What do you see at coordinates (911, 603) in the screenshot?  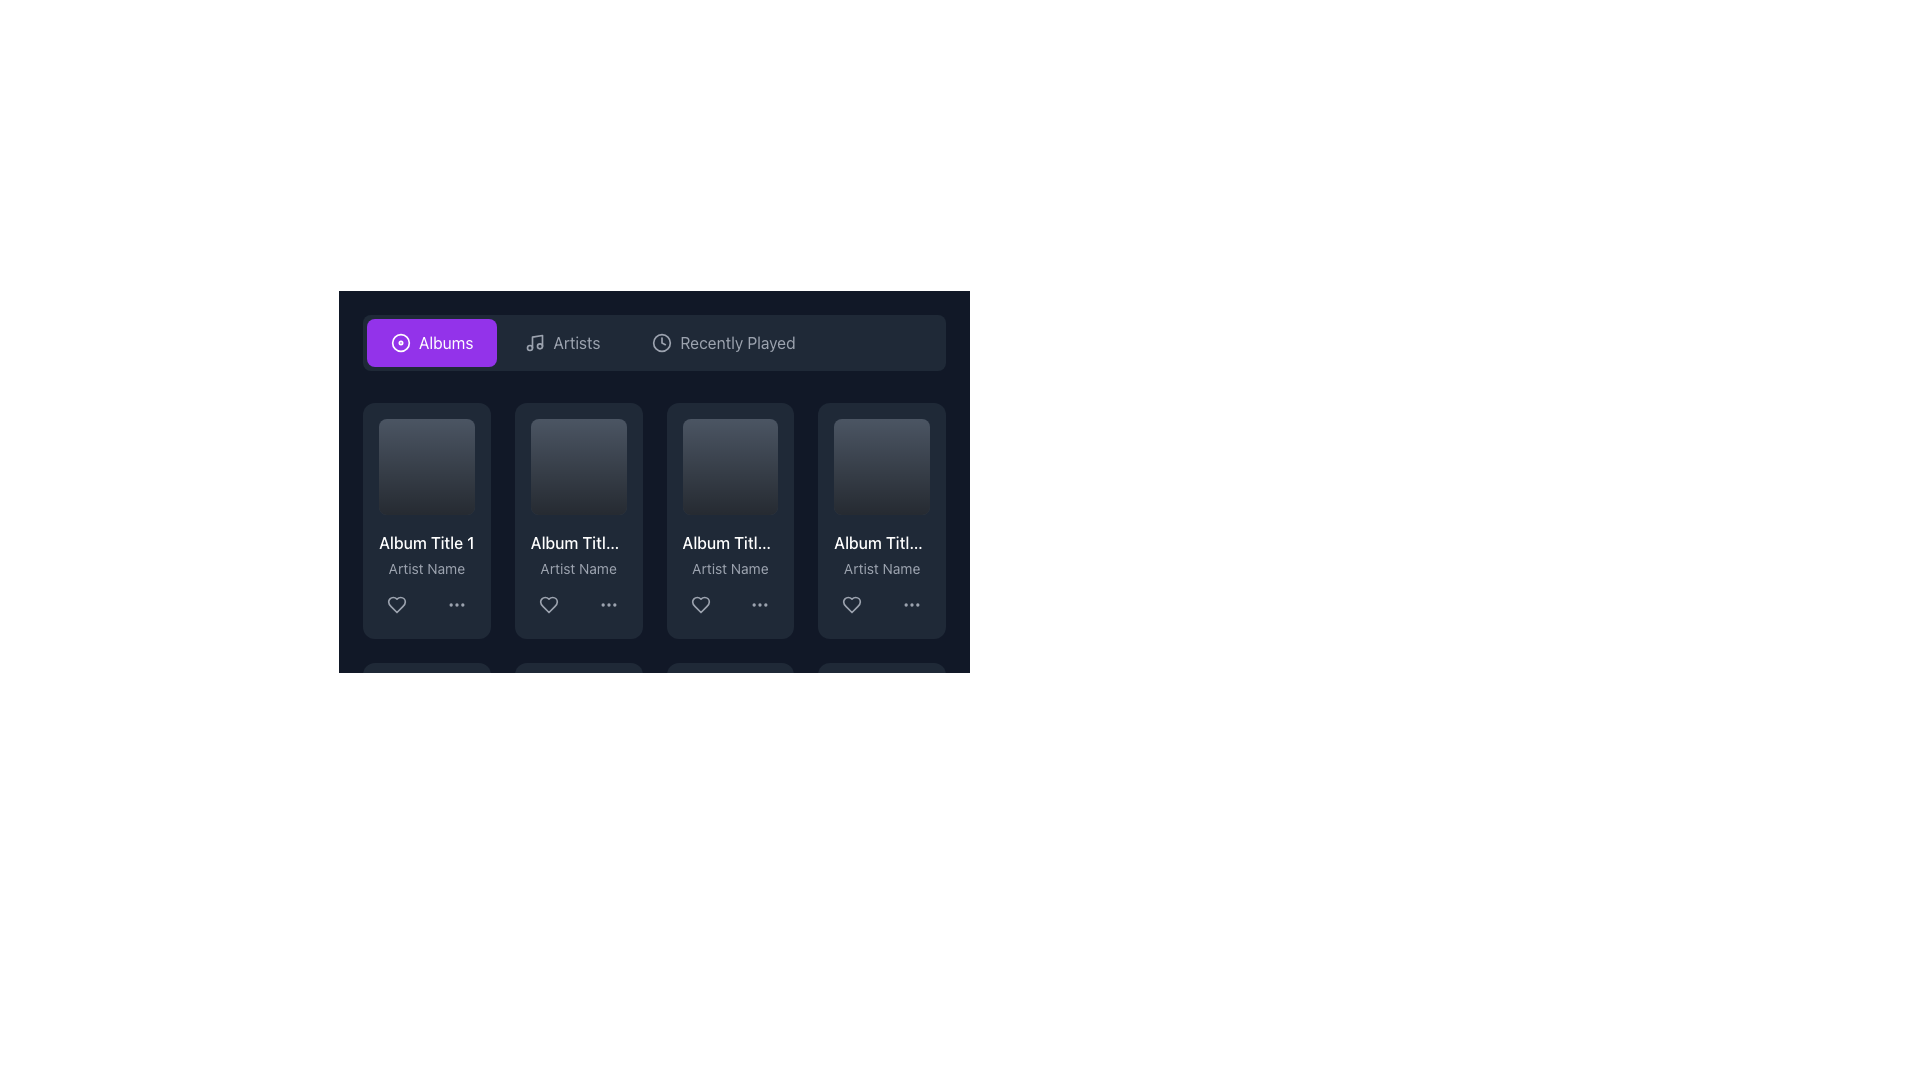 I see `the circular button with three horizontally aligned dots (ellipsis)` at bounding box center [911, 603].